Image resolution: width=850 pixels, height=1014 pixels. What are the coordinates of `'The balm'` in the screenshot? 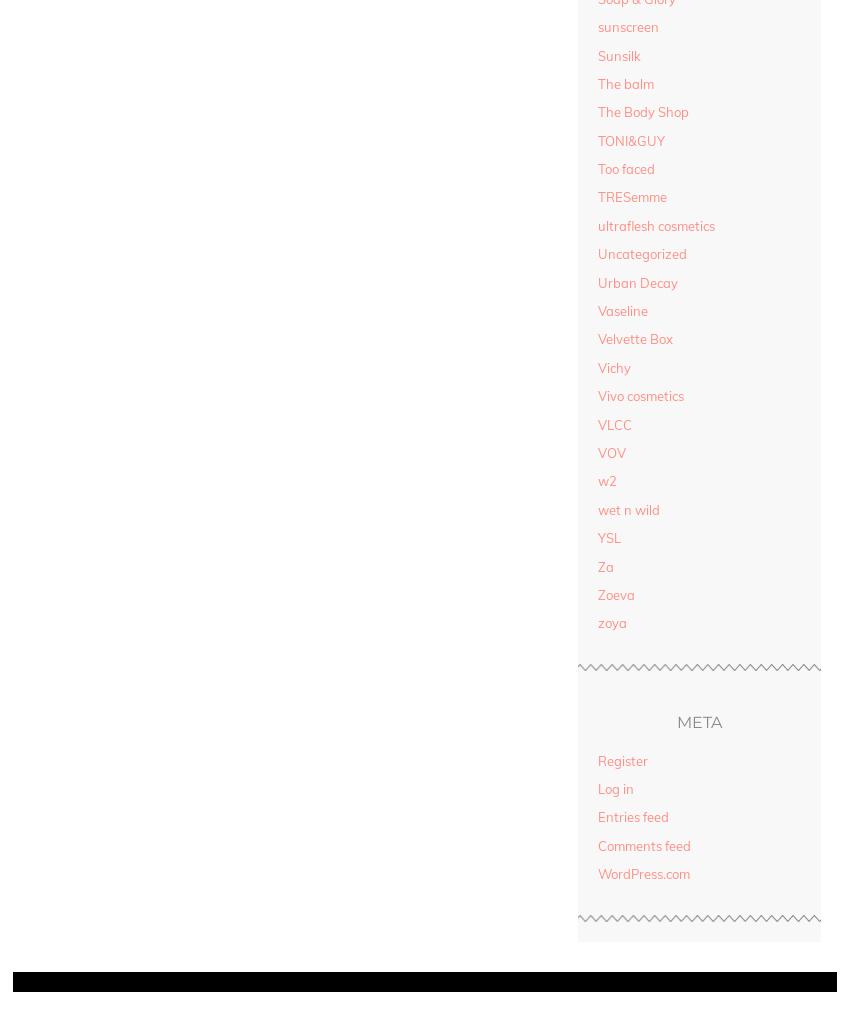 It's located at (596, 82).